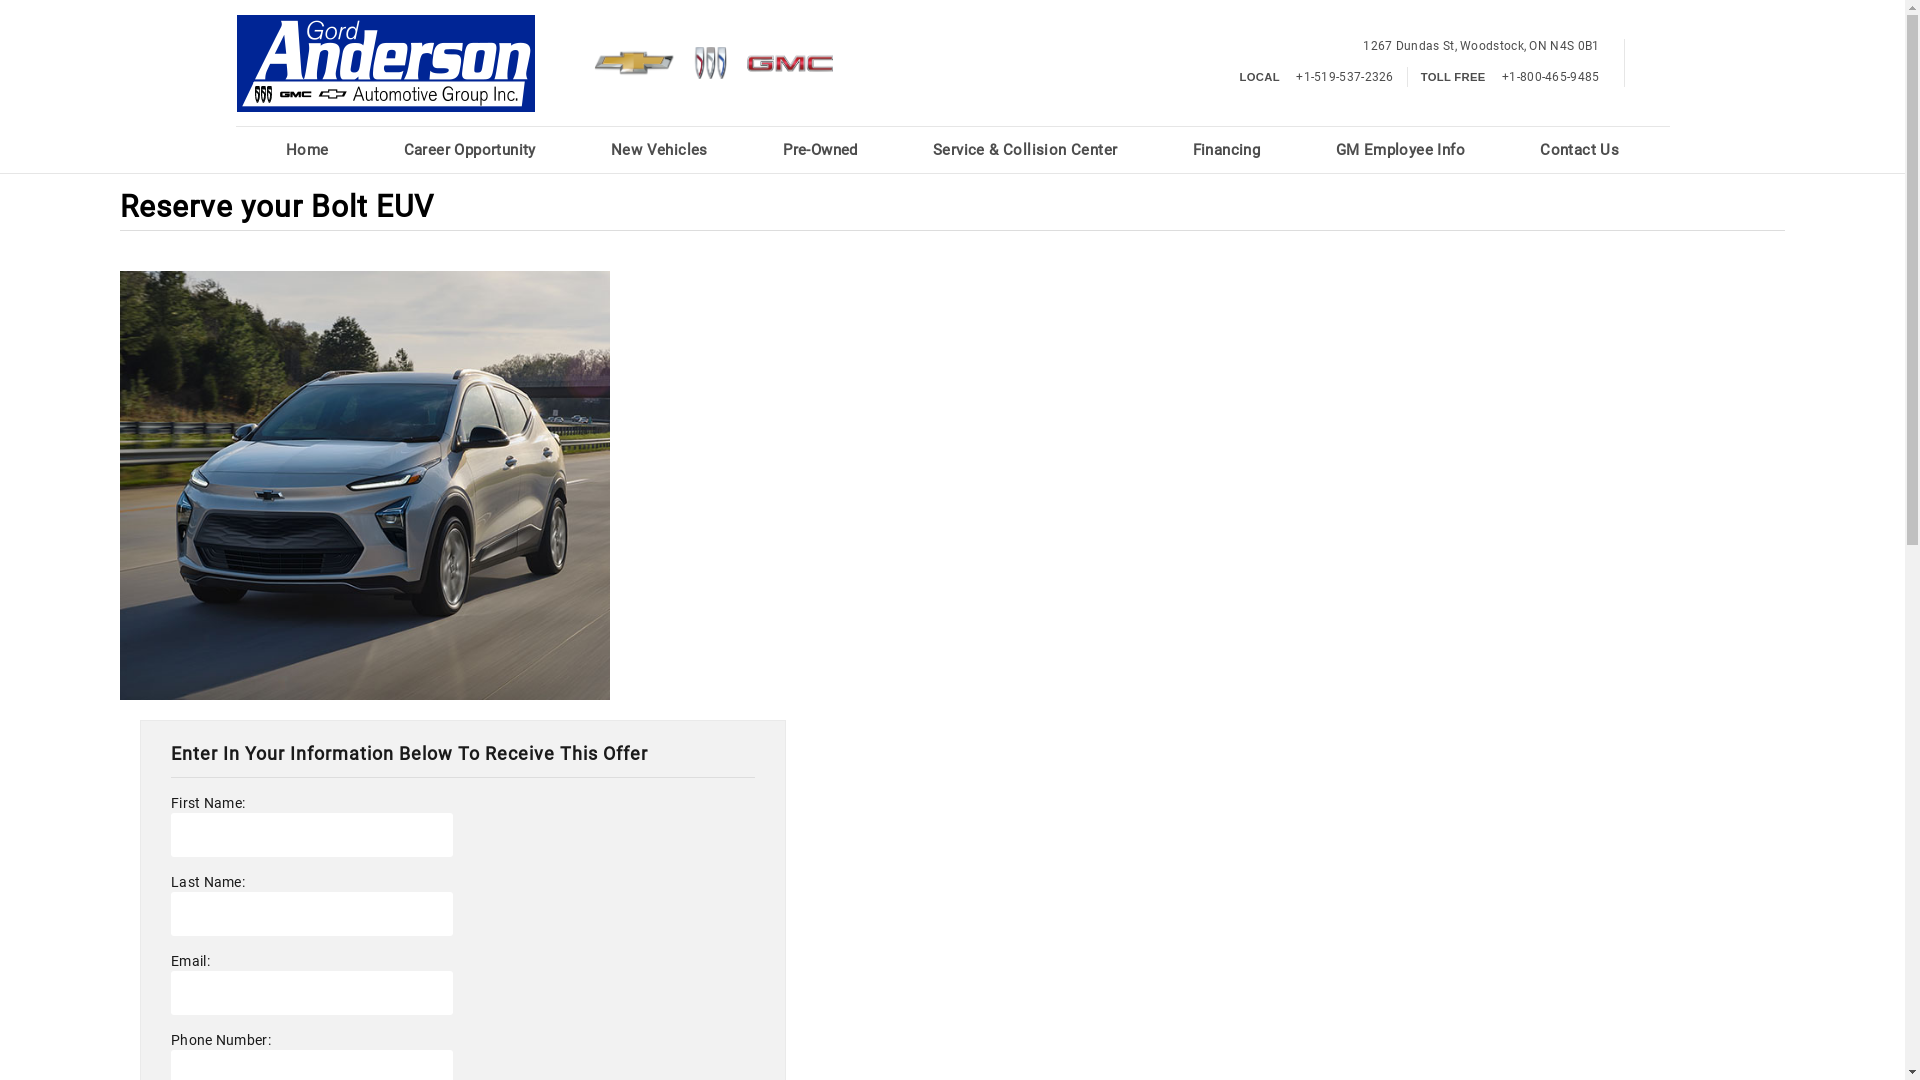 The width and height of the screenshot is (1920, 1080). What do you see at coordinates (1226, 149) in the screenshot?
I see `'Financing'` at bounding box center [1226, 149].